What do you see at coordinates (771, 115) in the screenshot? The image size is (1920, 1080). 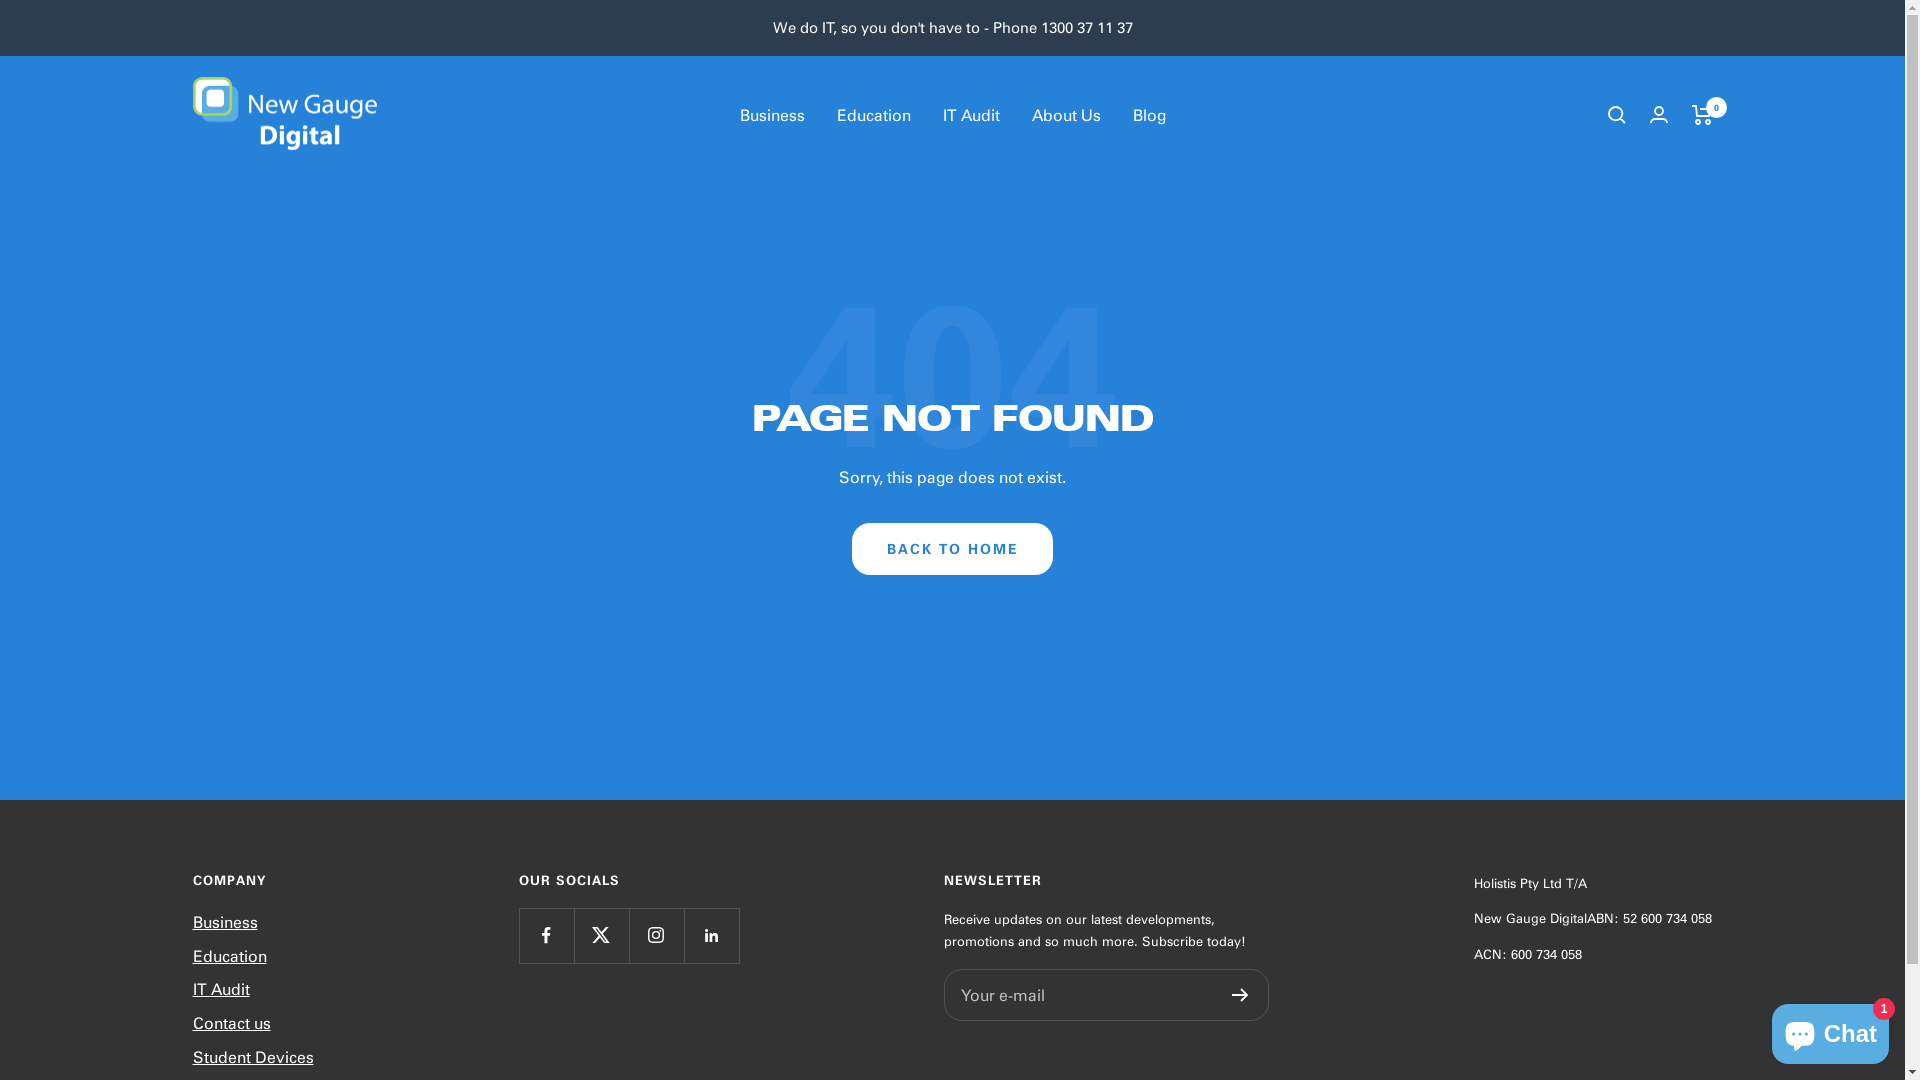 I see `'Business'` at bounding box center [771, 115].